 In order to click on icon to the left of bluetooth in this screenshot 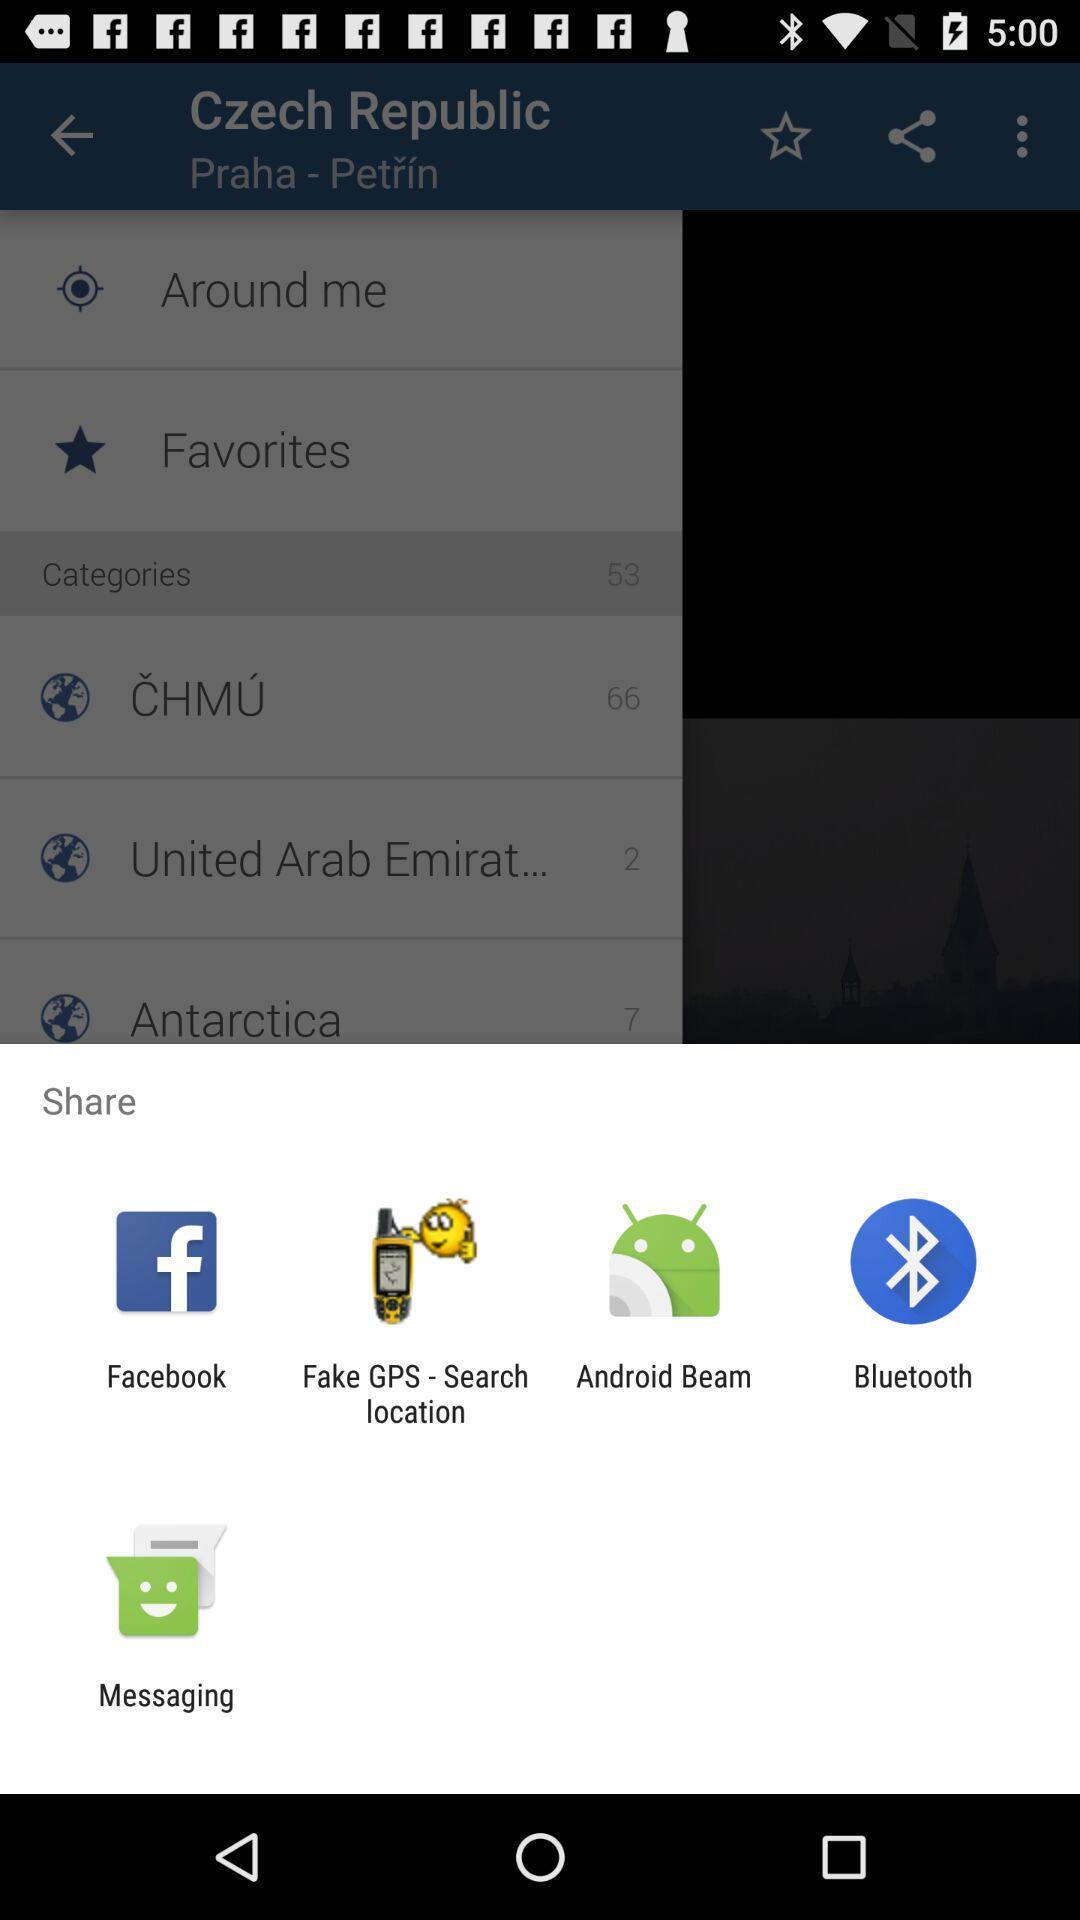, I will do `click(664, 1392)`.